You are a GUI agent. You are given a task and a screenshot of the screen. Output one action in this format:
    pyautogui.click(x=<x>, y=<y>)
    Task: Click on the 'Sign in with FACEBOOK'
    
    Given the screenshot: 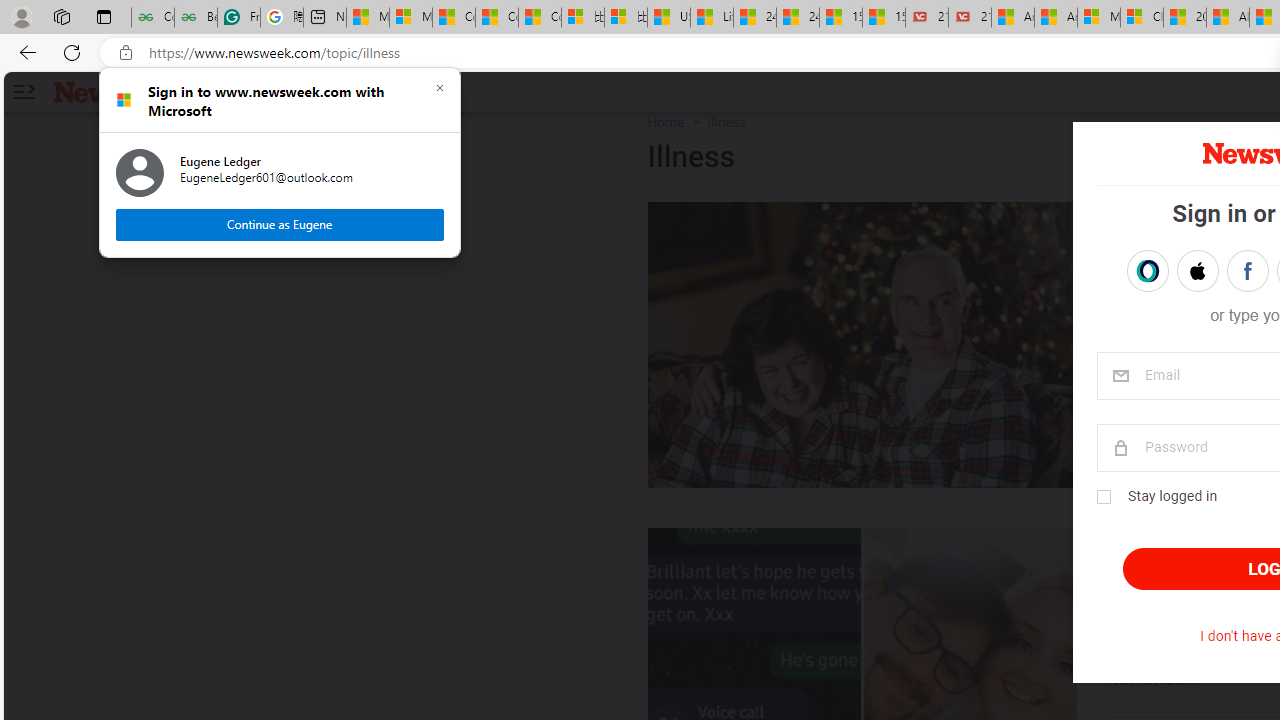 What is the action you would take?
    pyautogui.click(x=1246, y=271)
    